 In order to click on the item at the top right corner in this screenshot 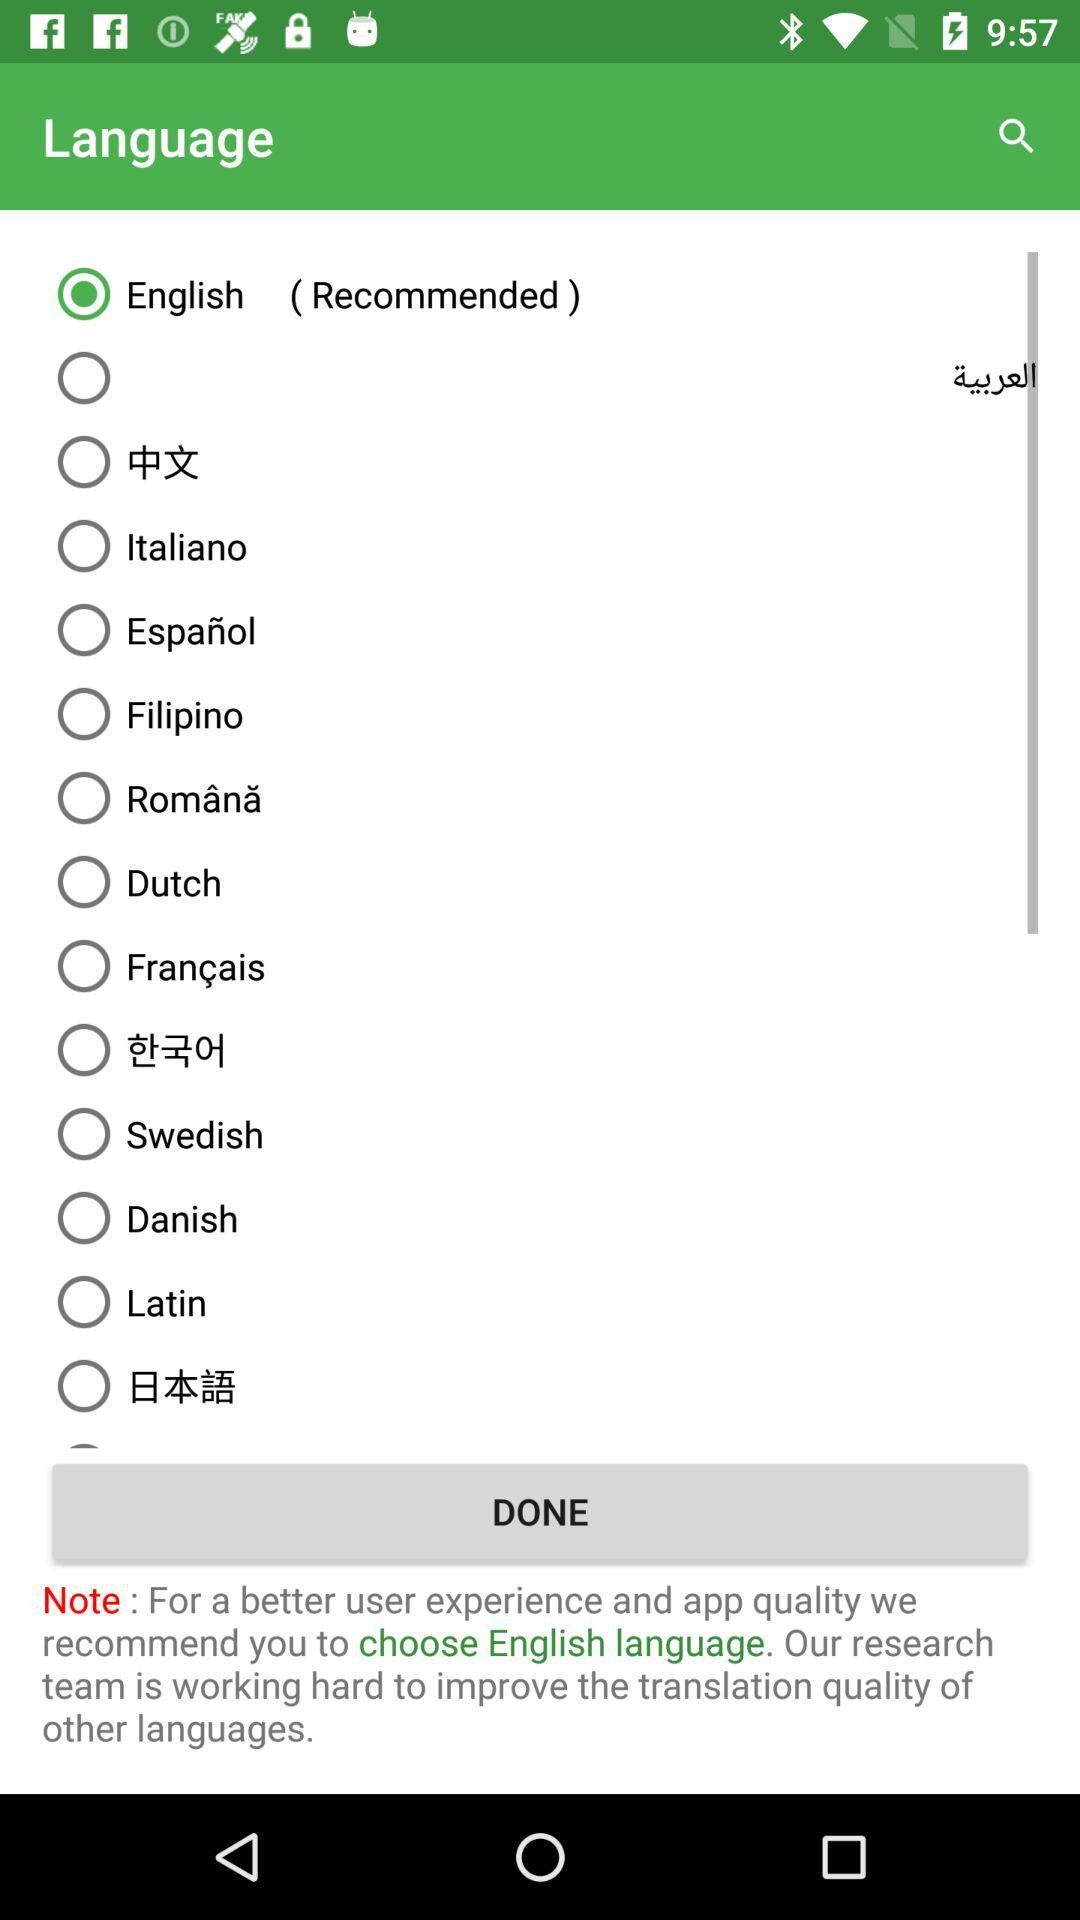, I will do `click(1017, 135)`.